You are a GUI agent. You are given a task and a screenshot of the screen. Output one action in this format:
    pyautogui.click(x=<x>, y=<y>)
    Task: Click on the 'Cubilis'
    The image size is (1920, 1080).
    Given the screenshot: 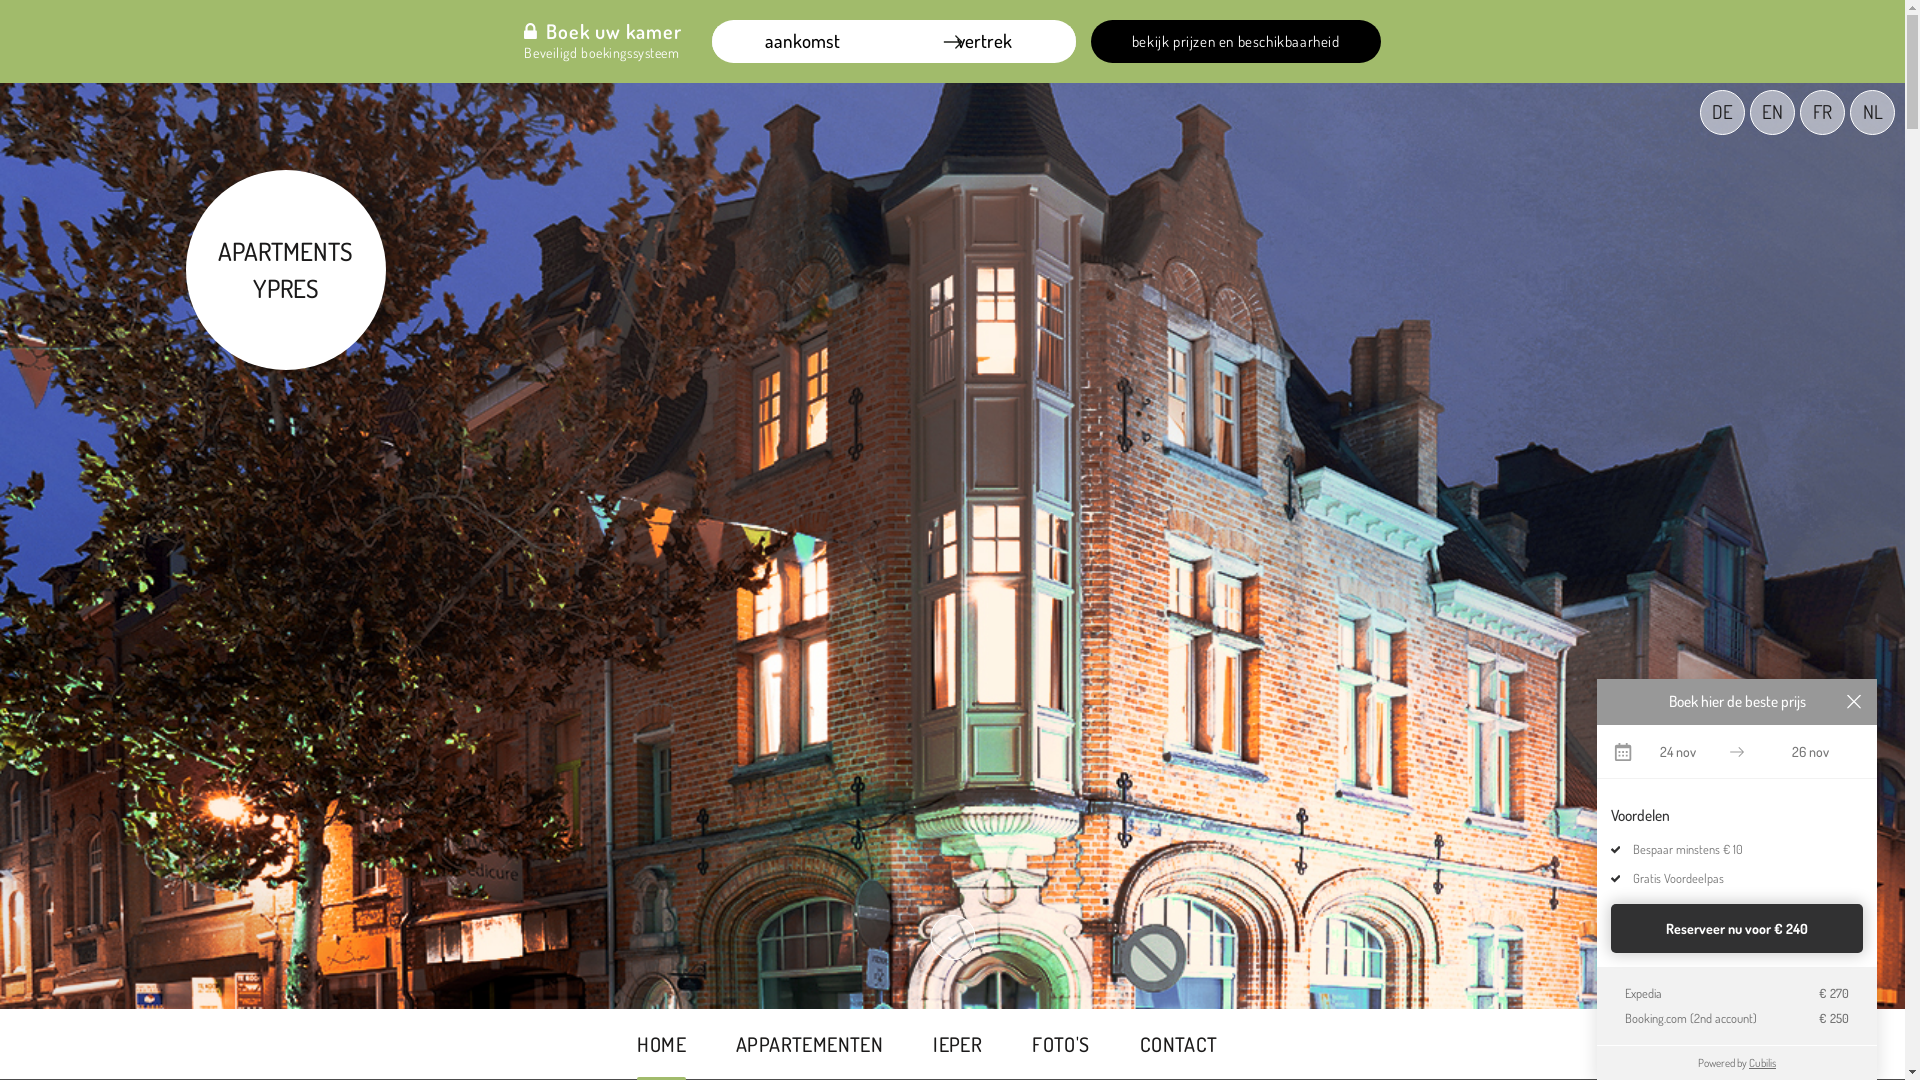 What is the action you would take?
    pyautogui.click(x=1762, y=1061)
    